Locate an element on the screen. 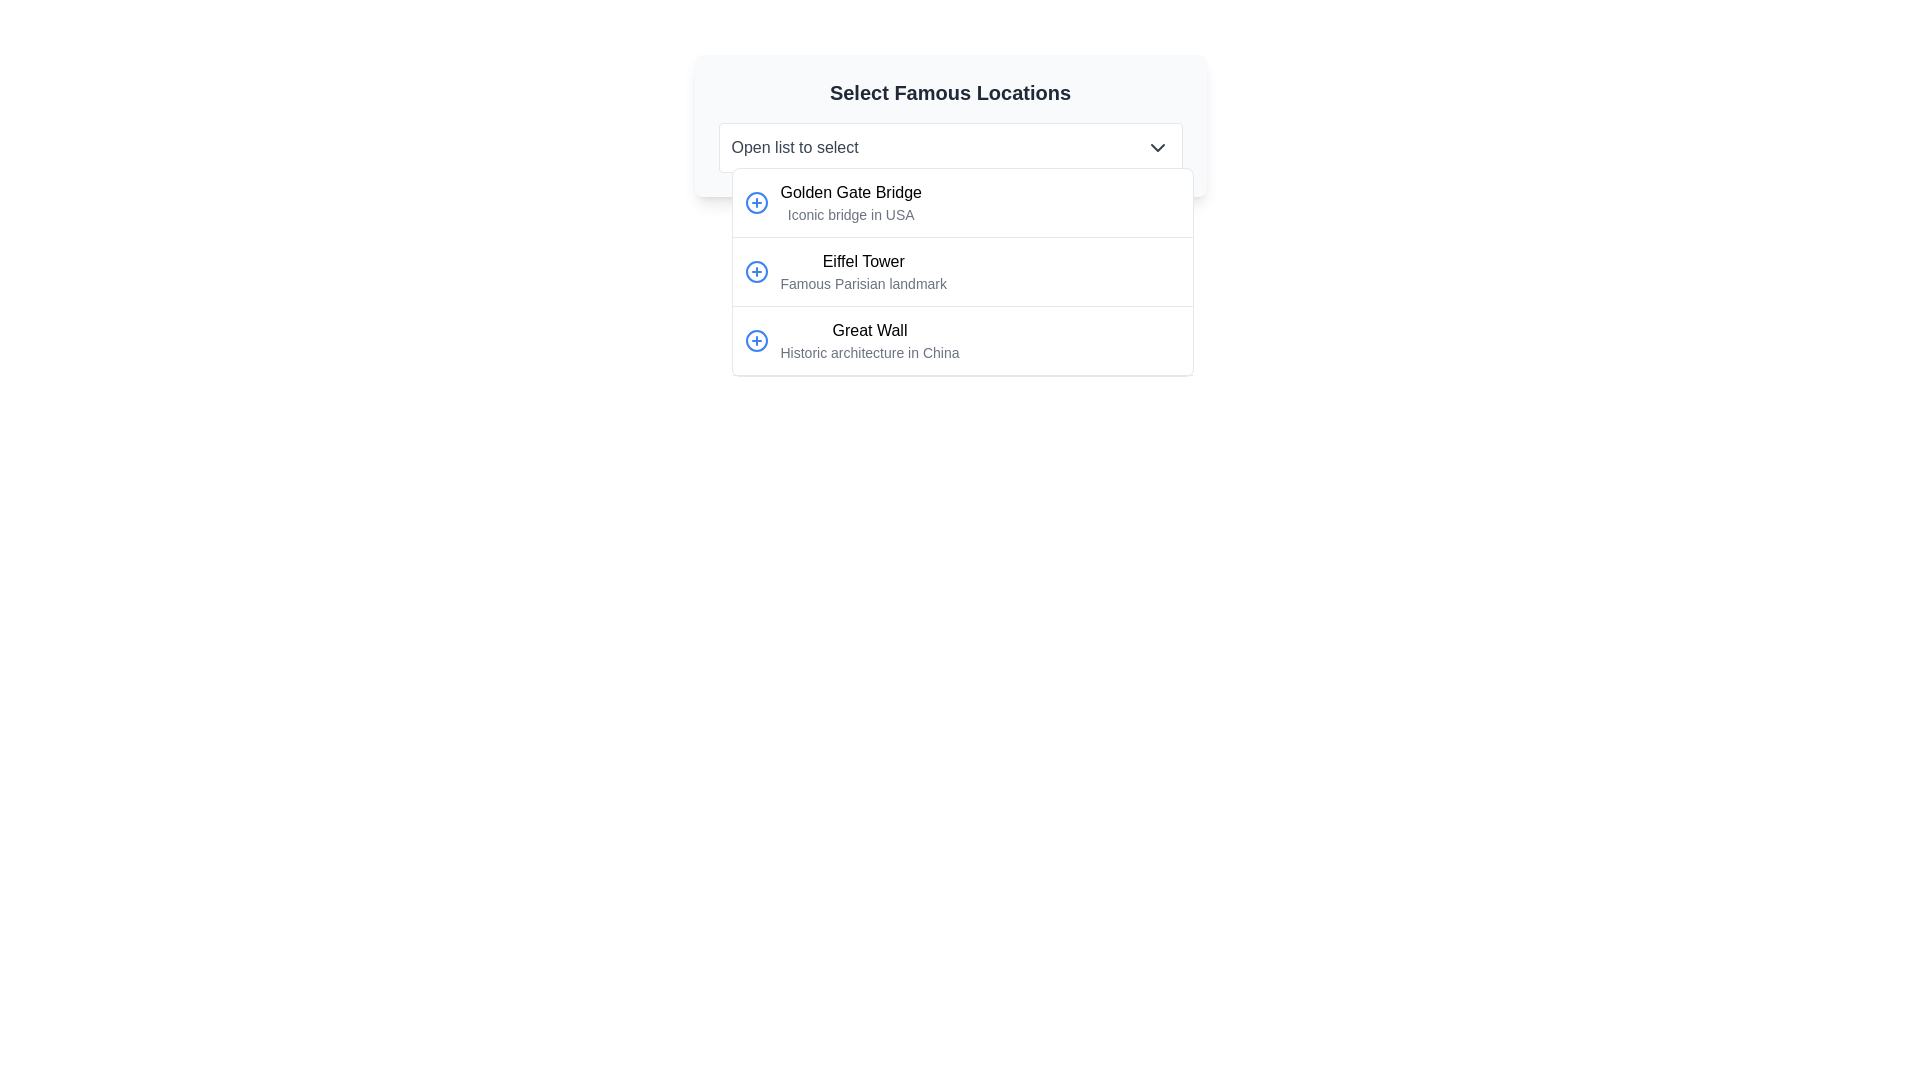  the icon button with a plus sign located to the left of the text 'Eiffel Tower' is located at coordinates (755, 272).